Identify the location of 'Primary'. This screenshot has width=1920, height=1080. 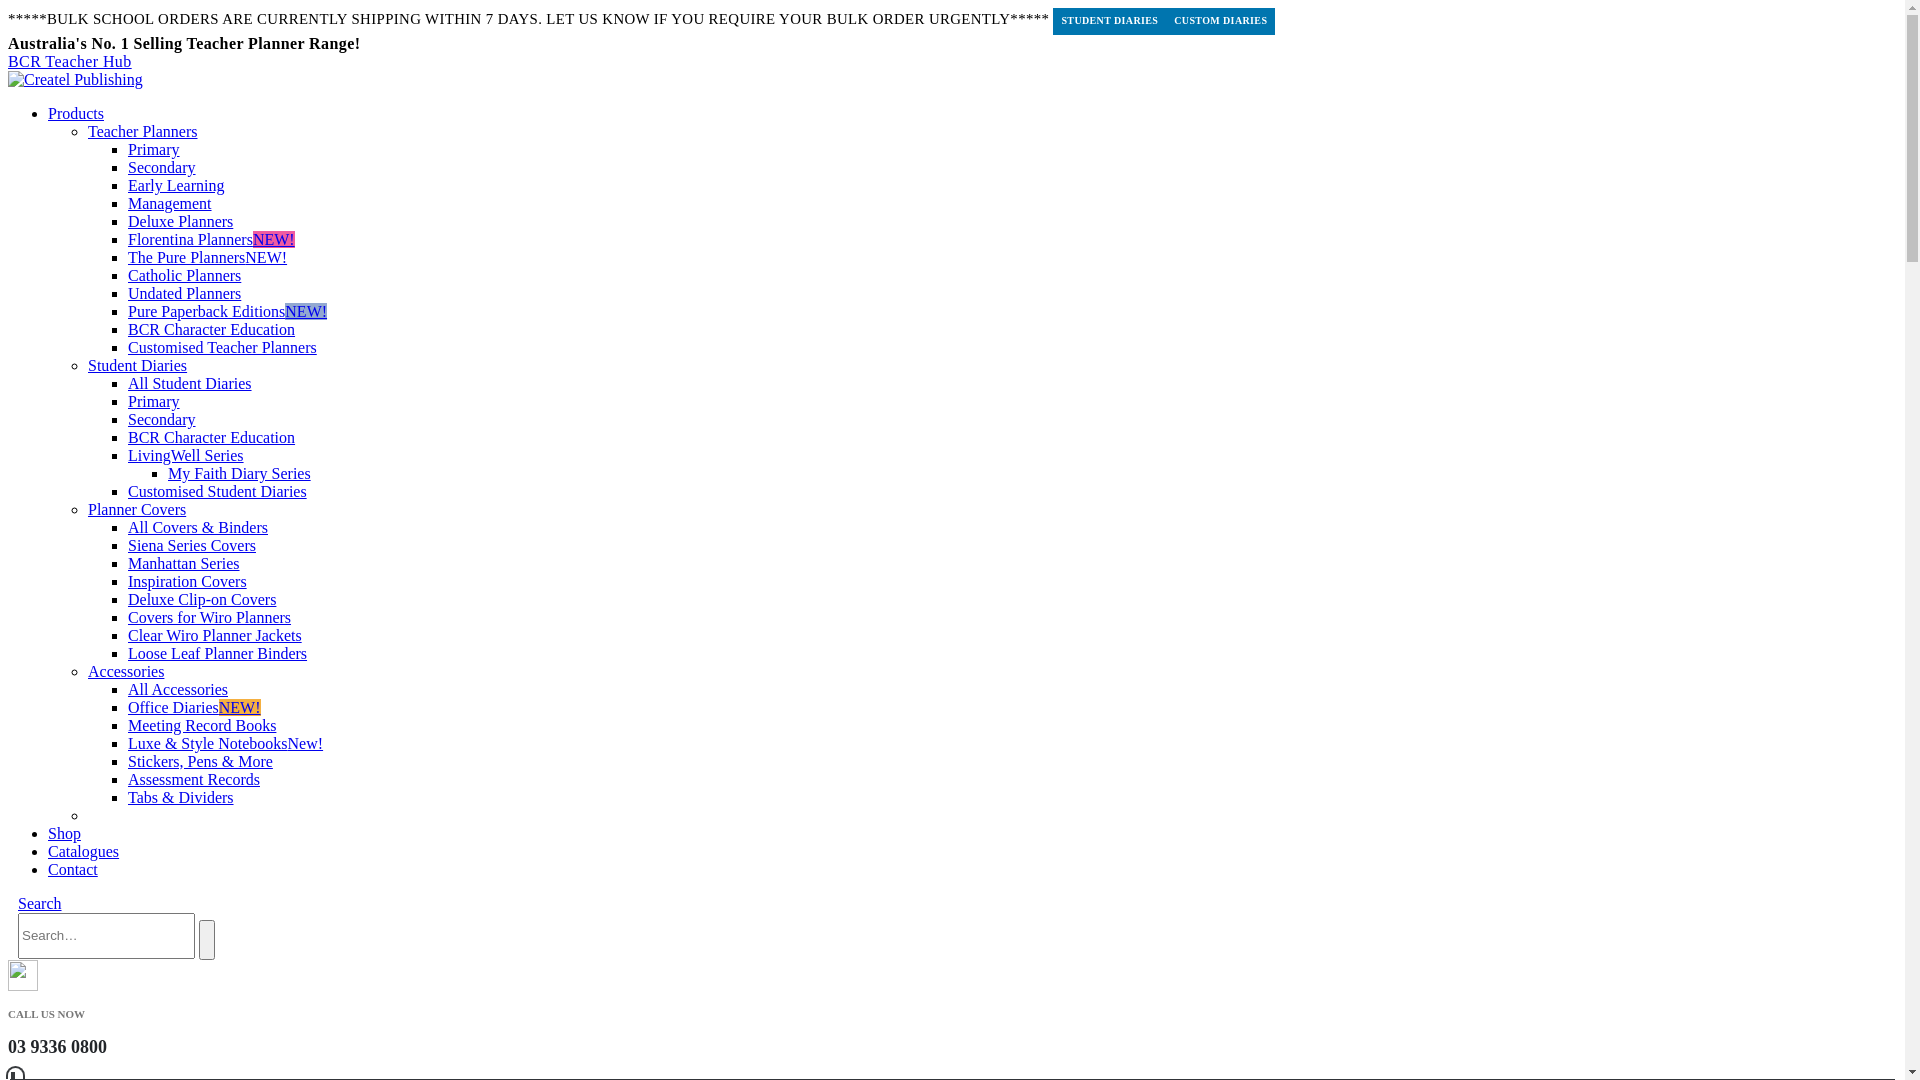
(152, 401).